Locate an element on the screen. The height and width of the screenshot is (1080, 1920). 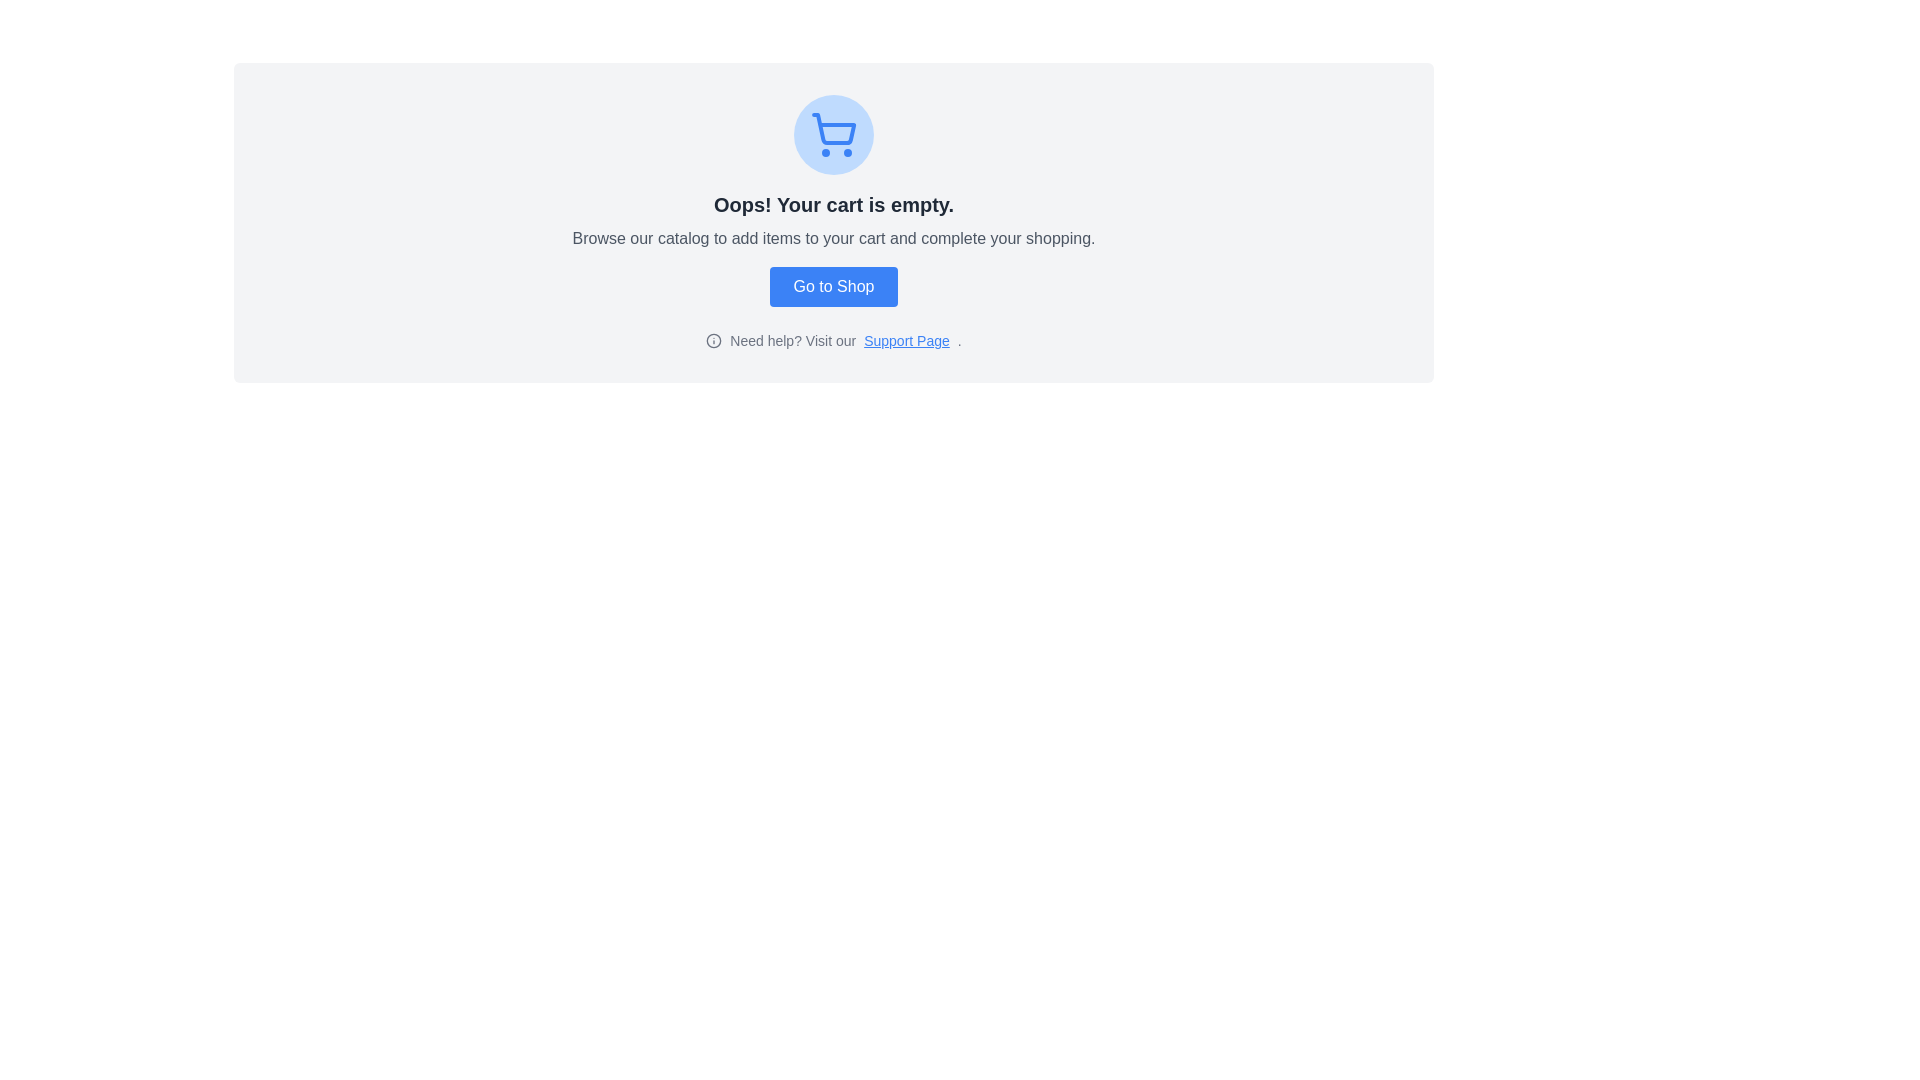
message displayed in the Text Label indicating that the shopping cart is empty, which is centrally positioned below the shopping cart icon is located at coordinates (834, 204).